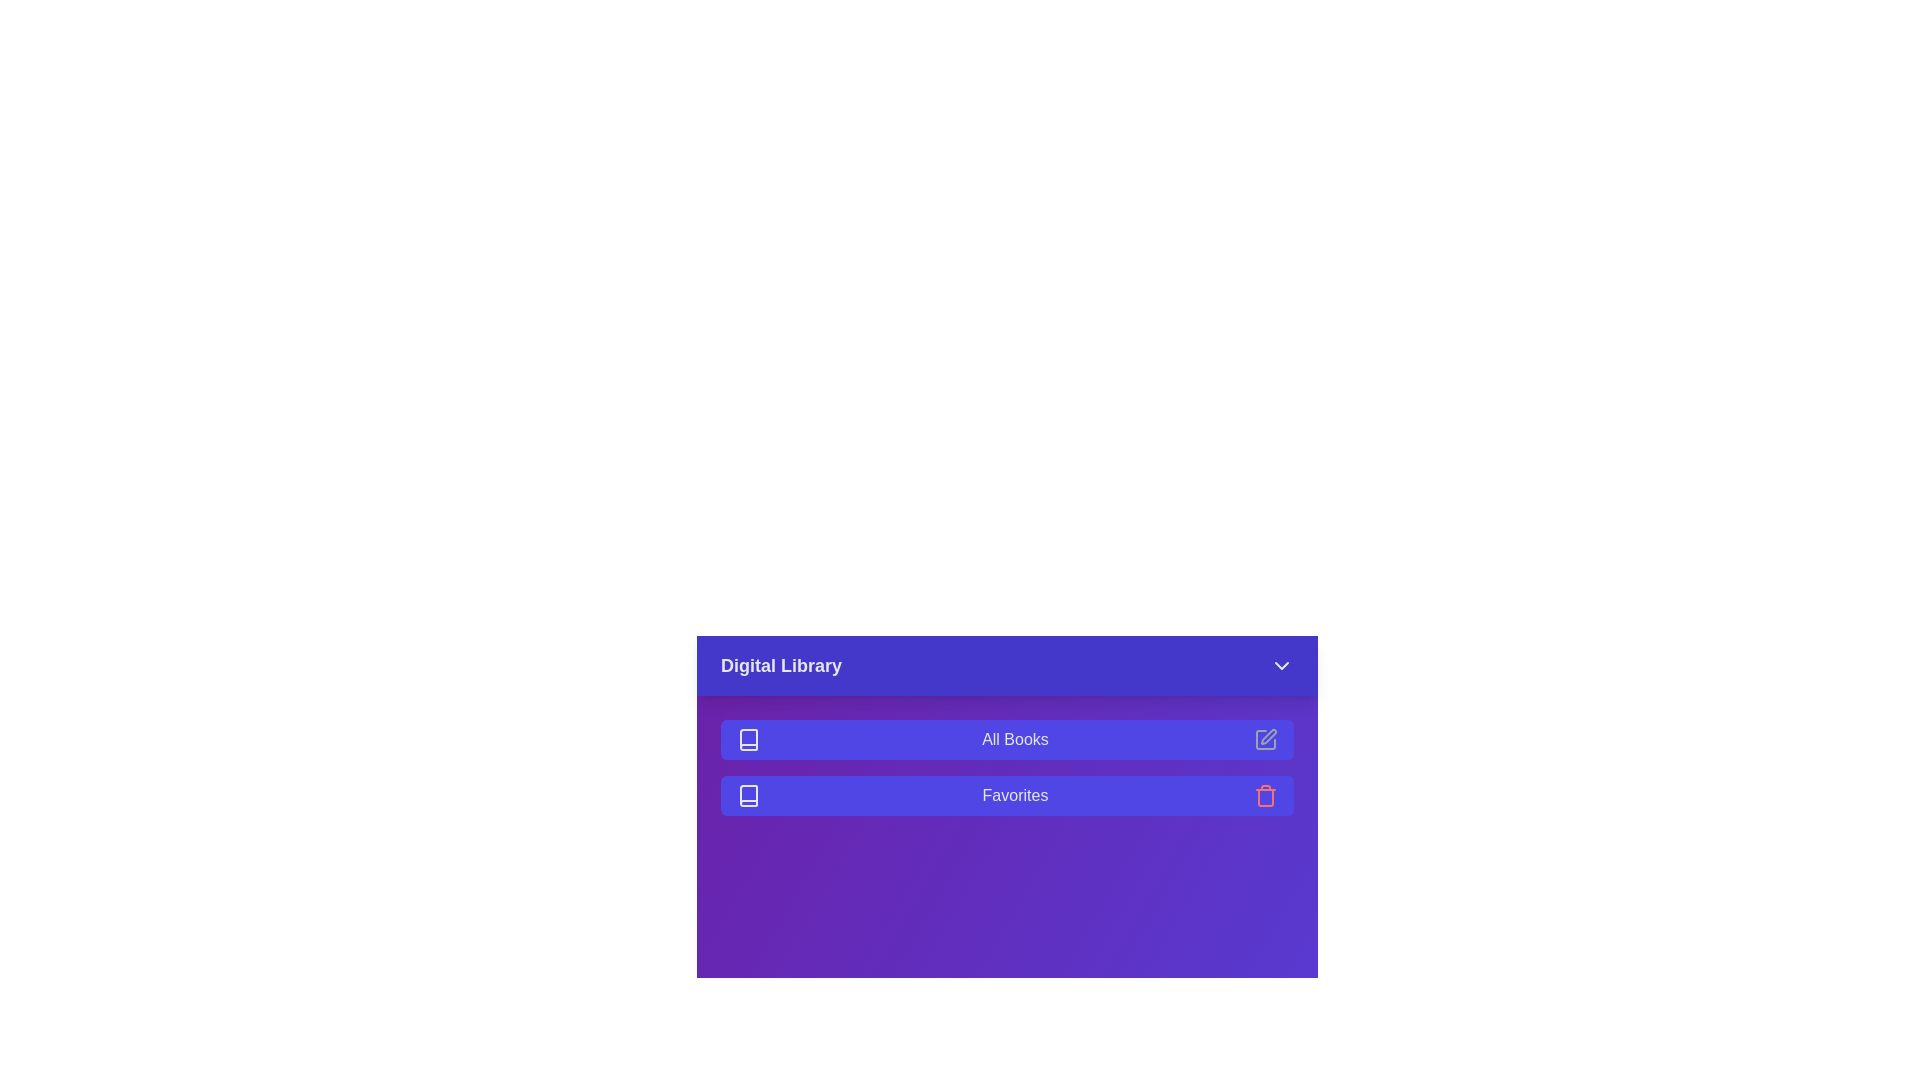  I want to click on the menu item Favorites to select it, so click(1007, 794).